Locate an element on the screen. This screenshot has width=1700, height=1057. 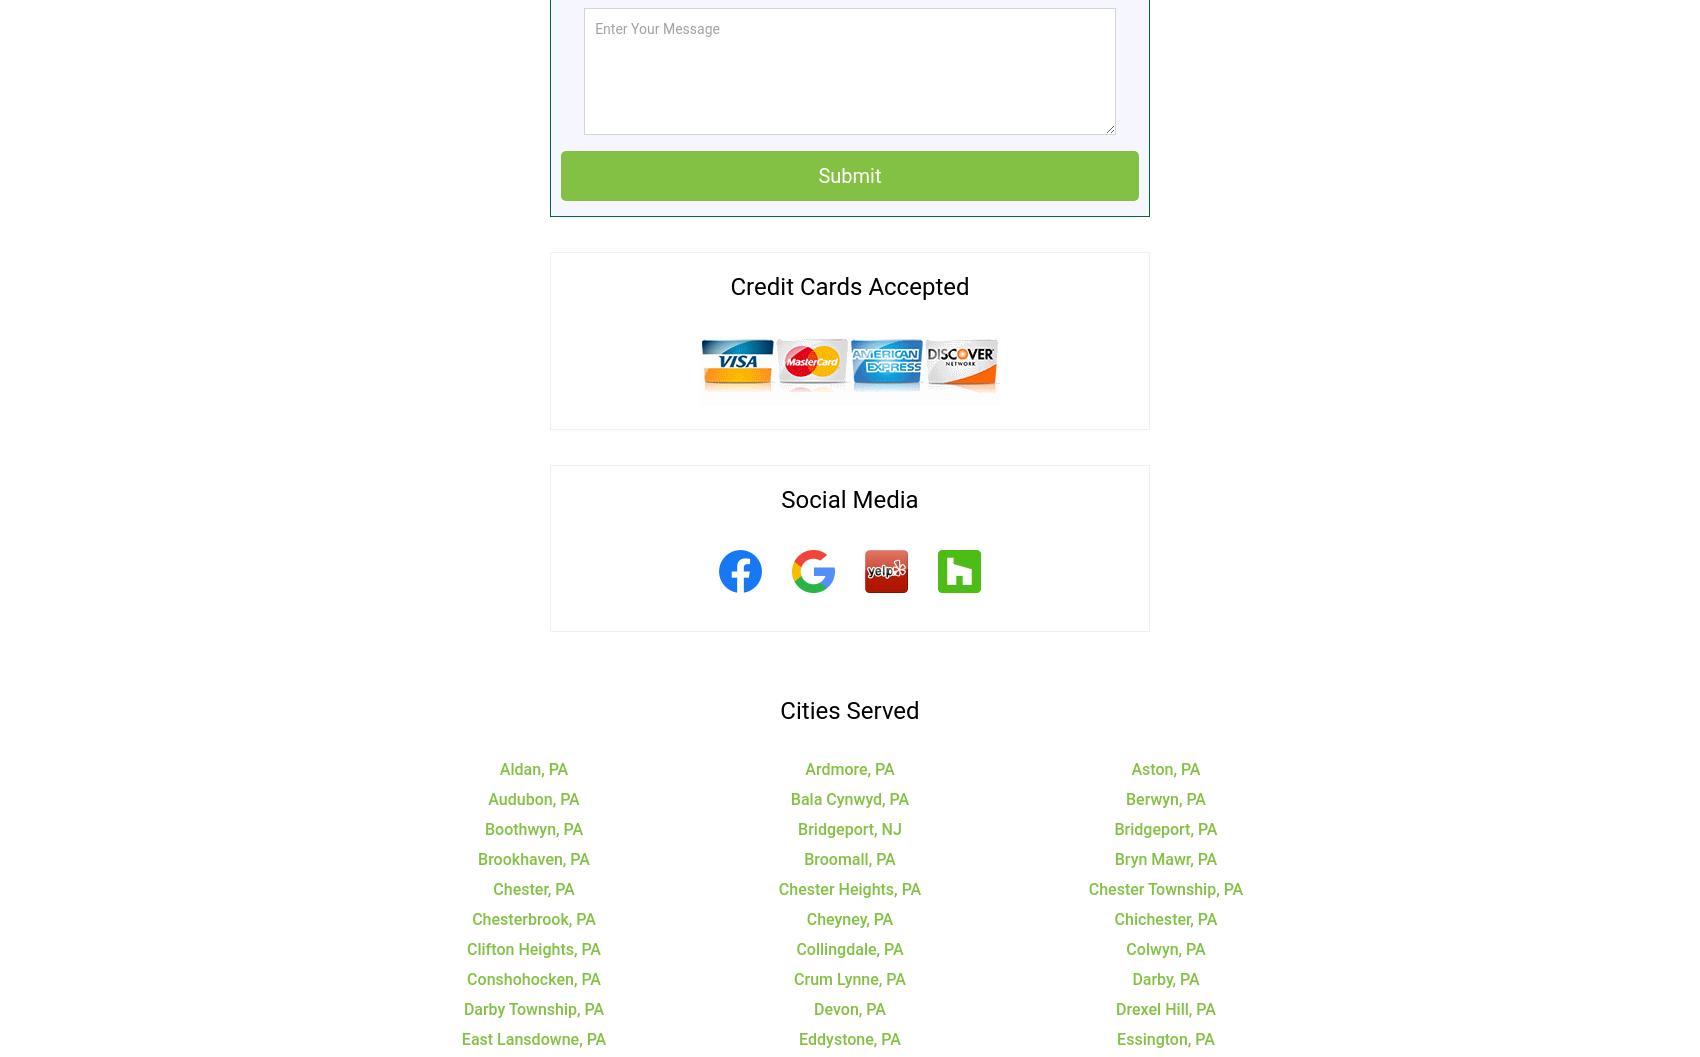
'East Lansdowne, PA' is located at coordinates (532, 1037).